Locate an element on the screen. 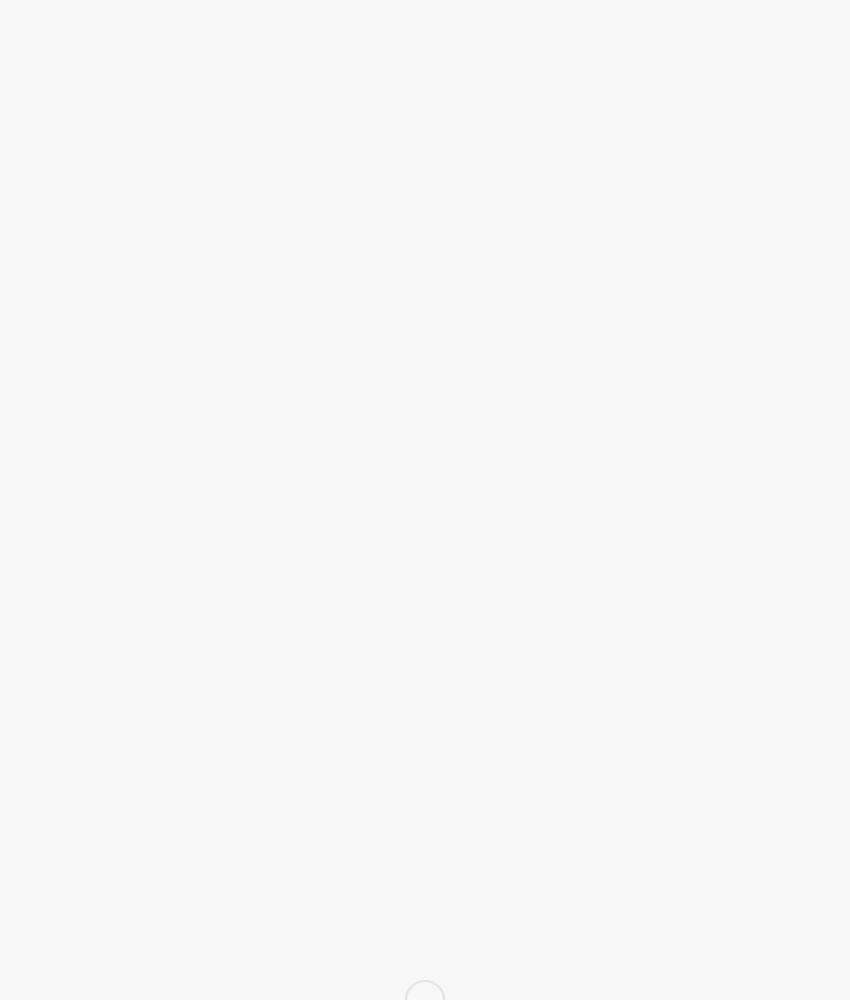 Image resolution: width=850 pixels, height=1000 pixels. 'ADREÇA' is located at coordinates (589, 650).